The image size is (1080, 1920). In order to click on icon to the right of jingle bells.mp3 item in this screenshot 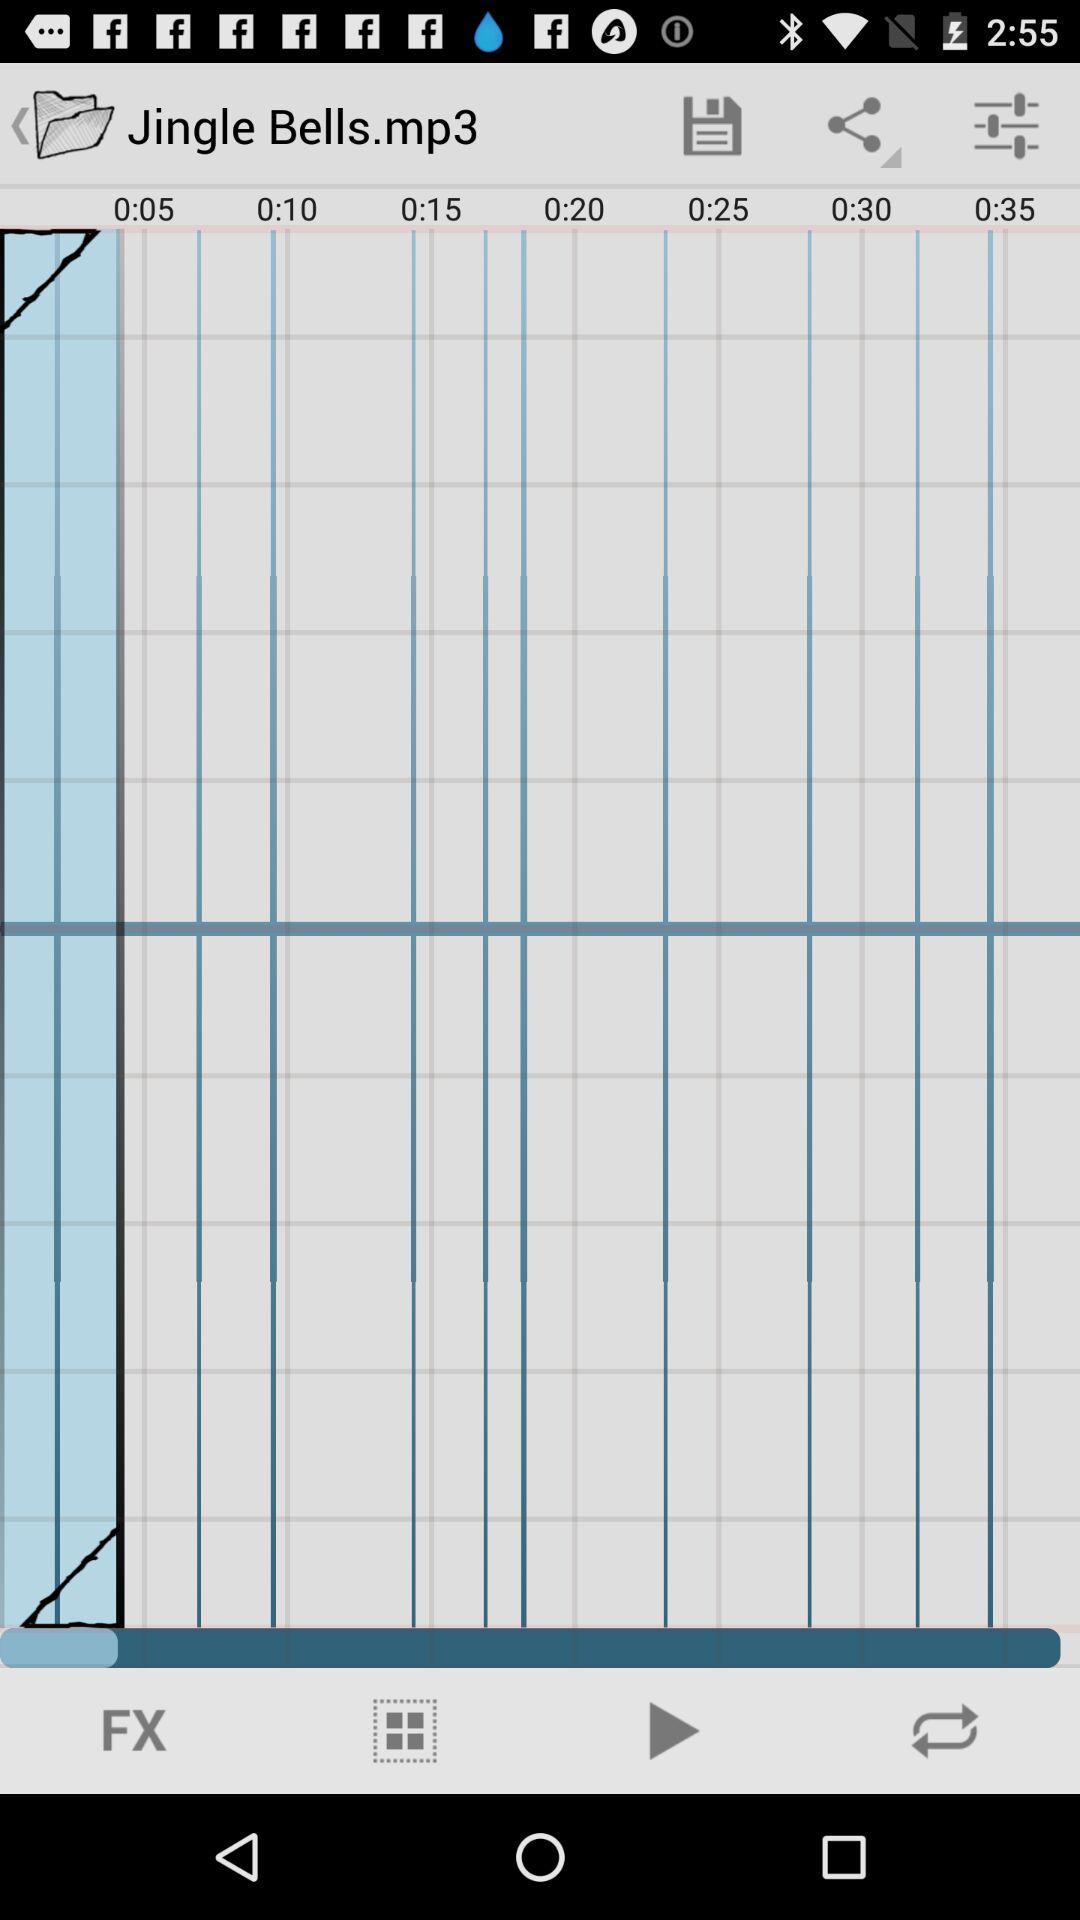, I will do `click(711, 124)`.